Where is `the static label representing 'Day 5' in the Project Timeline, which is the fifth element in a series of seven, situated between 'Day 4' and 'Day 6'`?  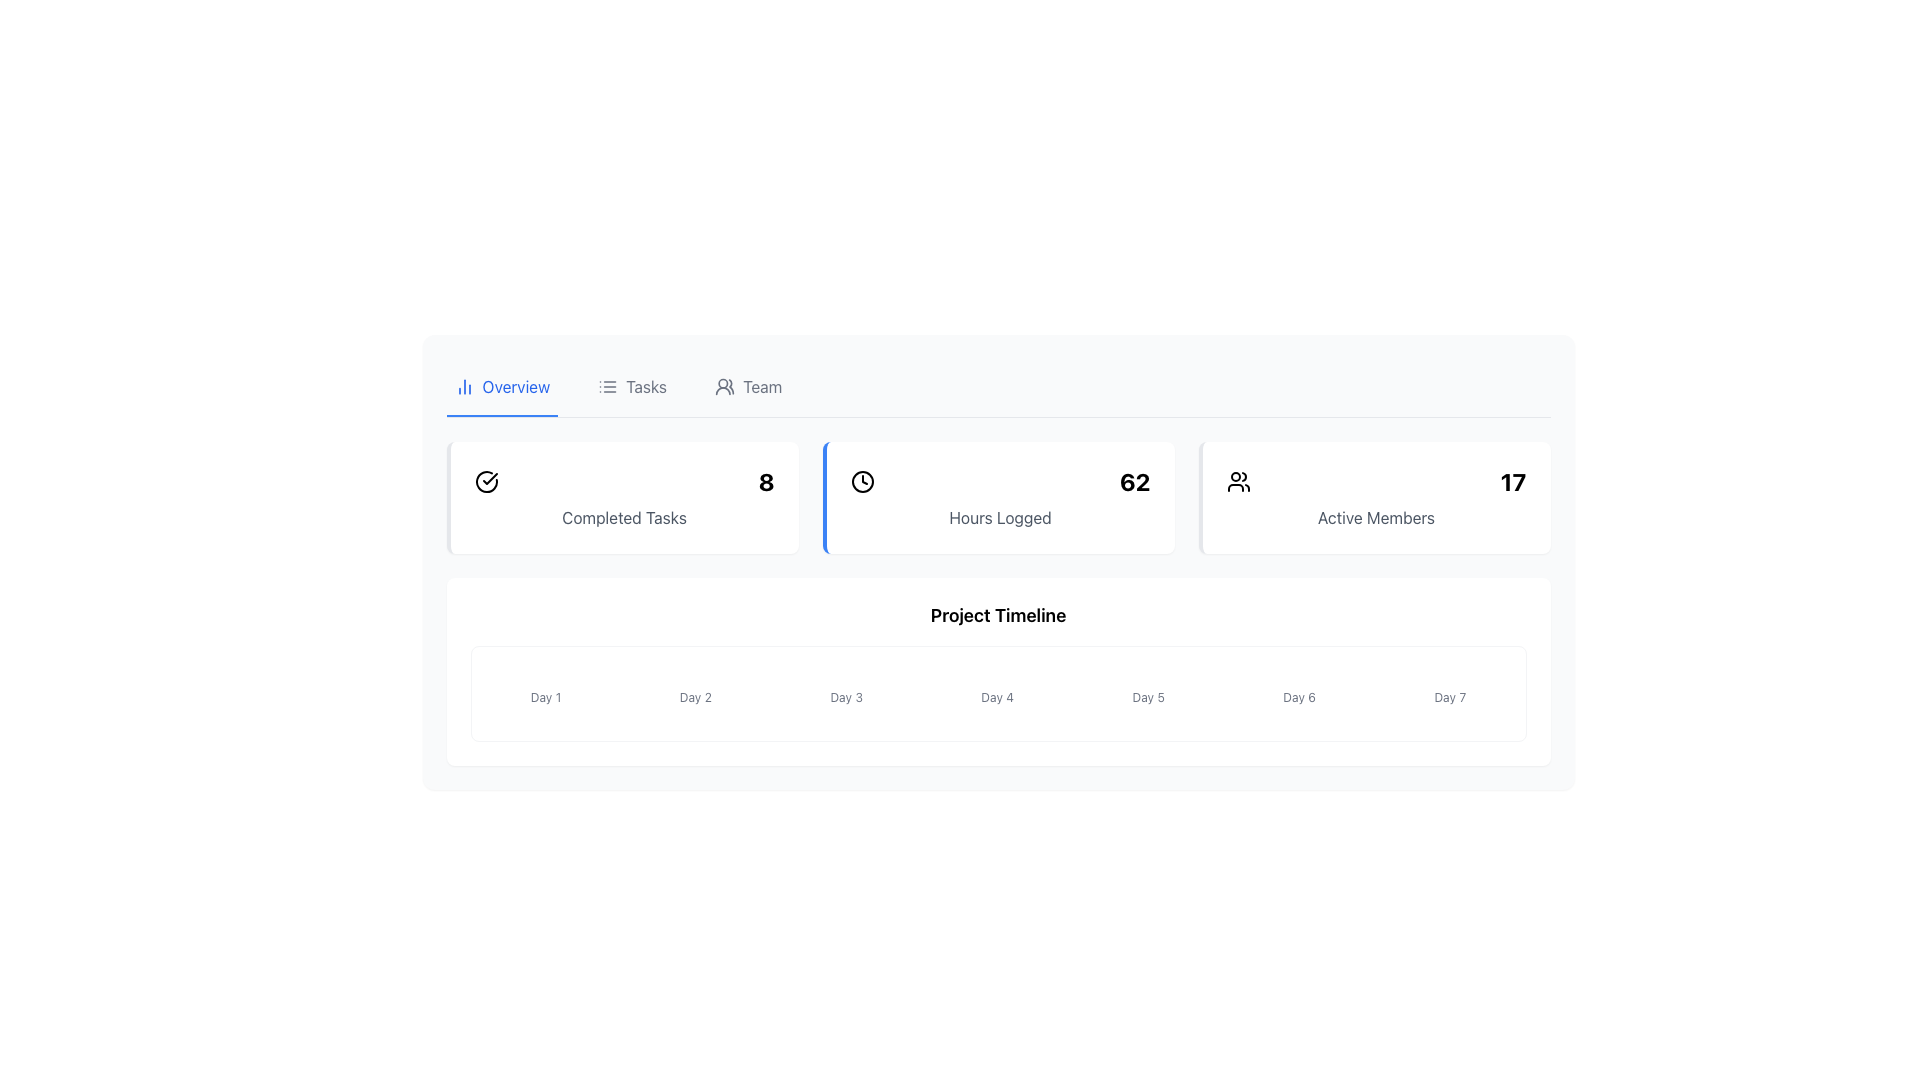
the static label representing 'Day 5' in the Project Timeline, which is the fifth element in a series of seven, situated between 'Day 4' and 'Day 6' is located at coordinates (1148, 693).